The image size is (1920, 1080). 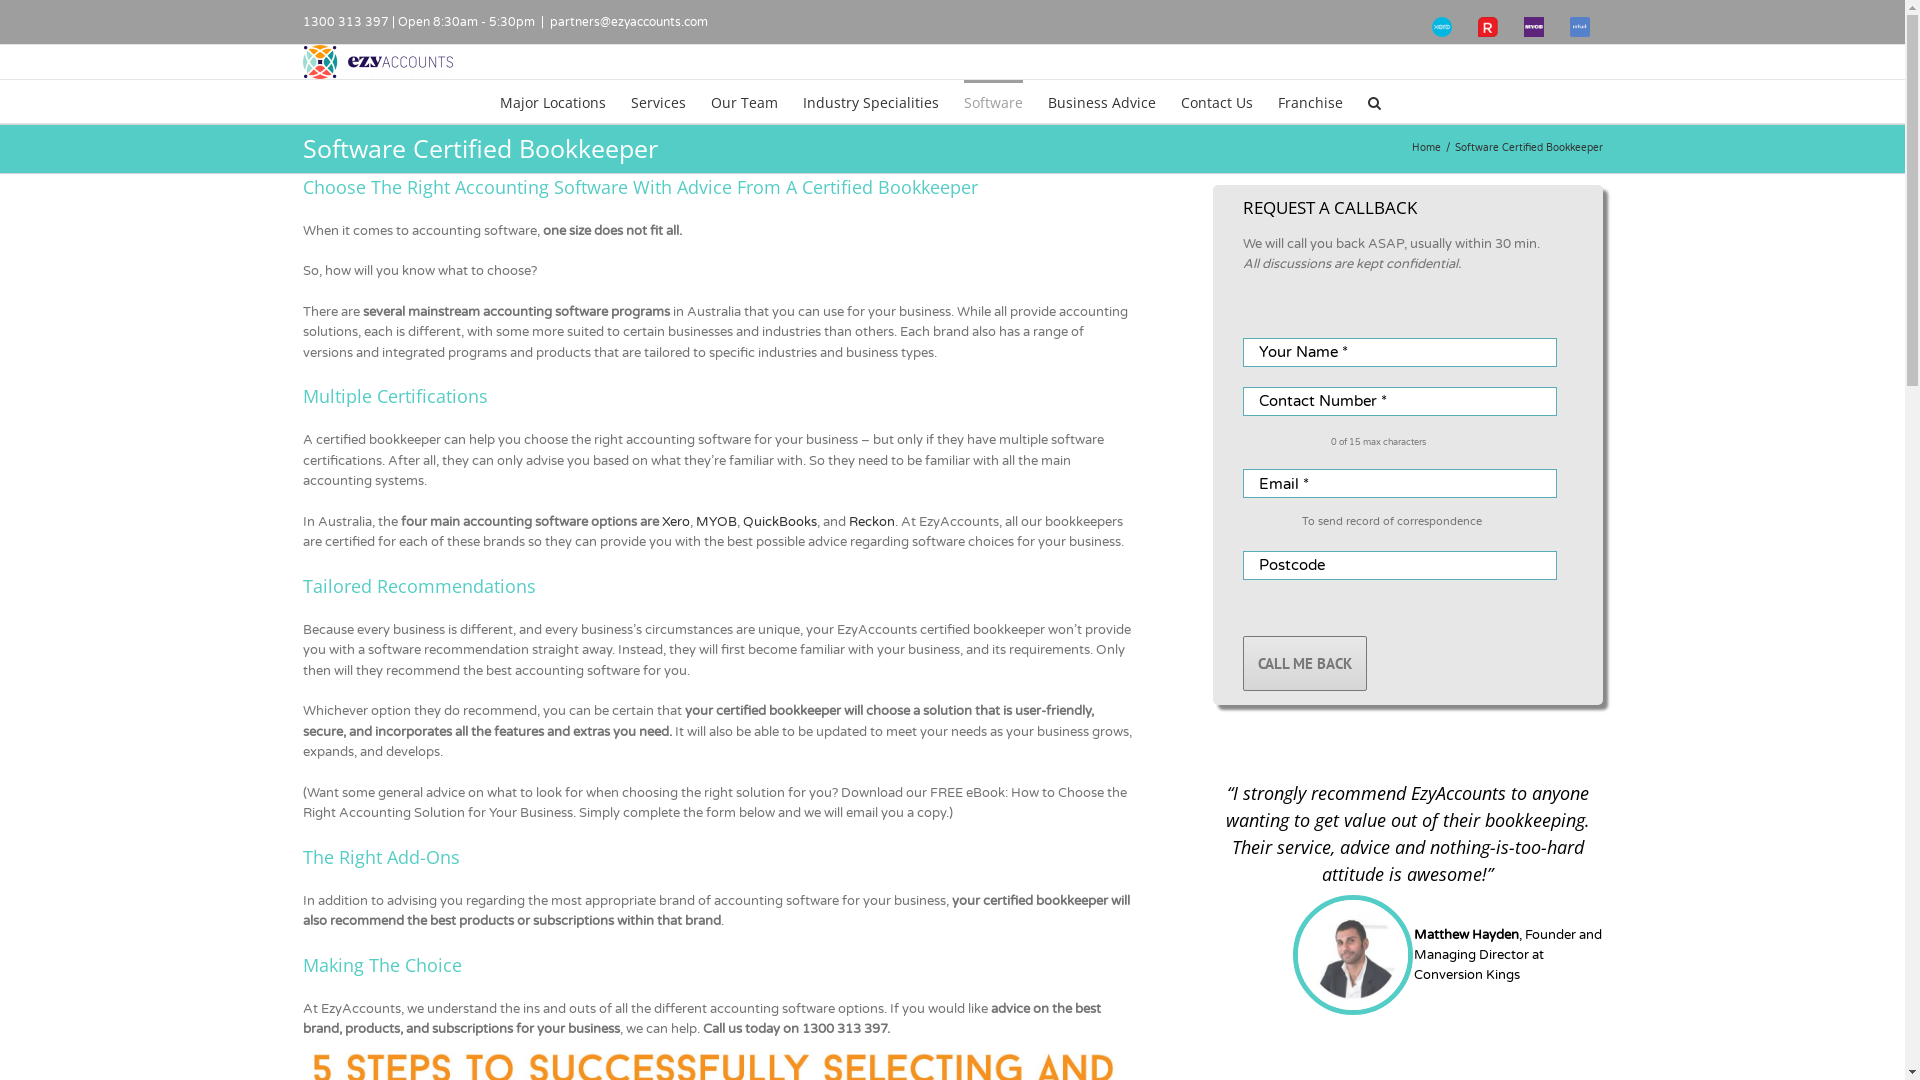 What do you see at coordinates (742, 101) in the screenshot?
I see `'Our Team'` at bounding box center [742, 101].